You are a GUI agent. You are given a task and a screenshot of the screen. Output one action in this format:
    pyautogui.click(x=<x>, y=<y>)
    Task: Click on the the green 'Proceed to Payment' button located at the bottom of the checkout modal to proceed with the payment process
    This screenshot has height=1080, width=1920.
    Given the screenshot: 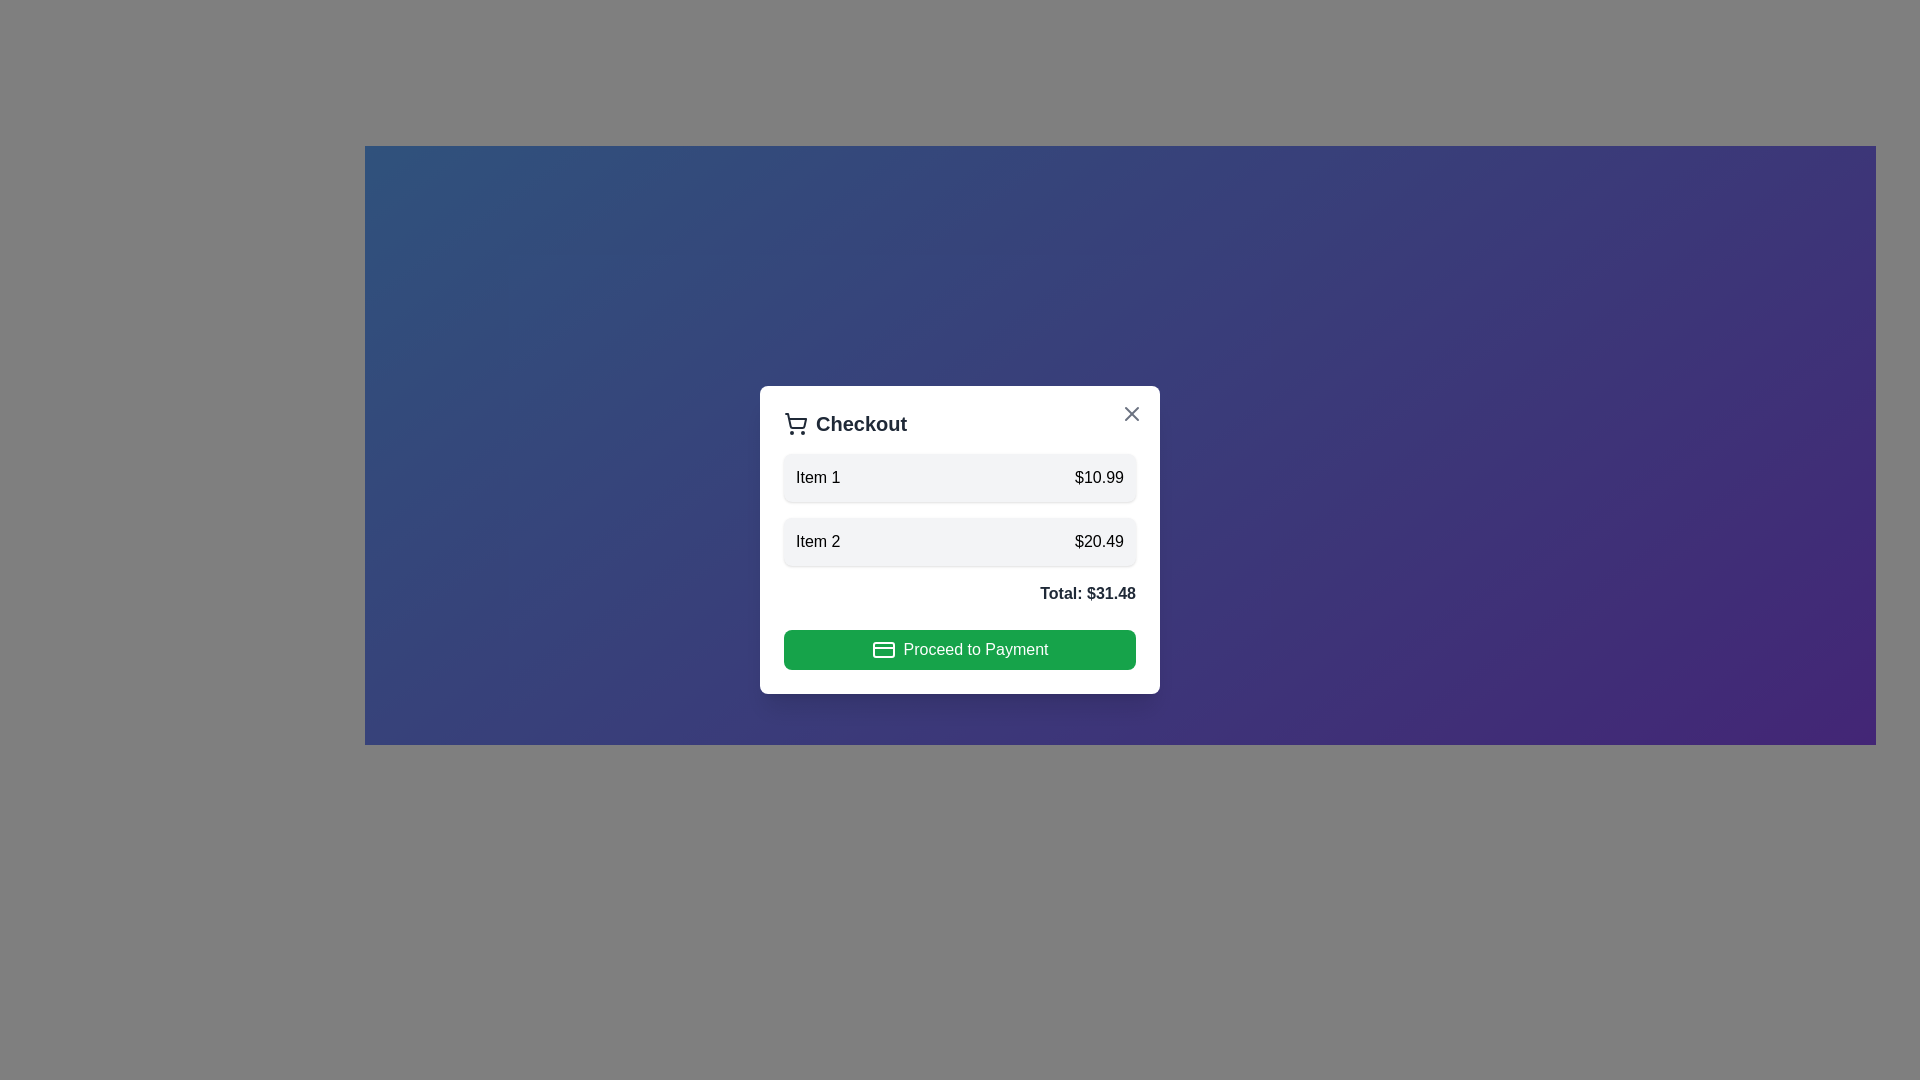 What is the action you would take?
    pyautogui.click(x=960, y=650)
    